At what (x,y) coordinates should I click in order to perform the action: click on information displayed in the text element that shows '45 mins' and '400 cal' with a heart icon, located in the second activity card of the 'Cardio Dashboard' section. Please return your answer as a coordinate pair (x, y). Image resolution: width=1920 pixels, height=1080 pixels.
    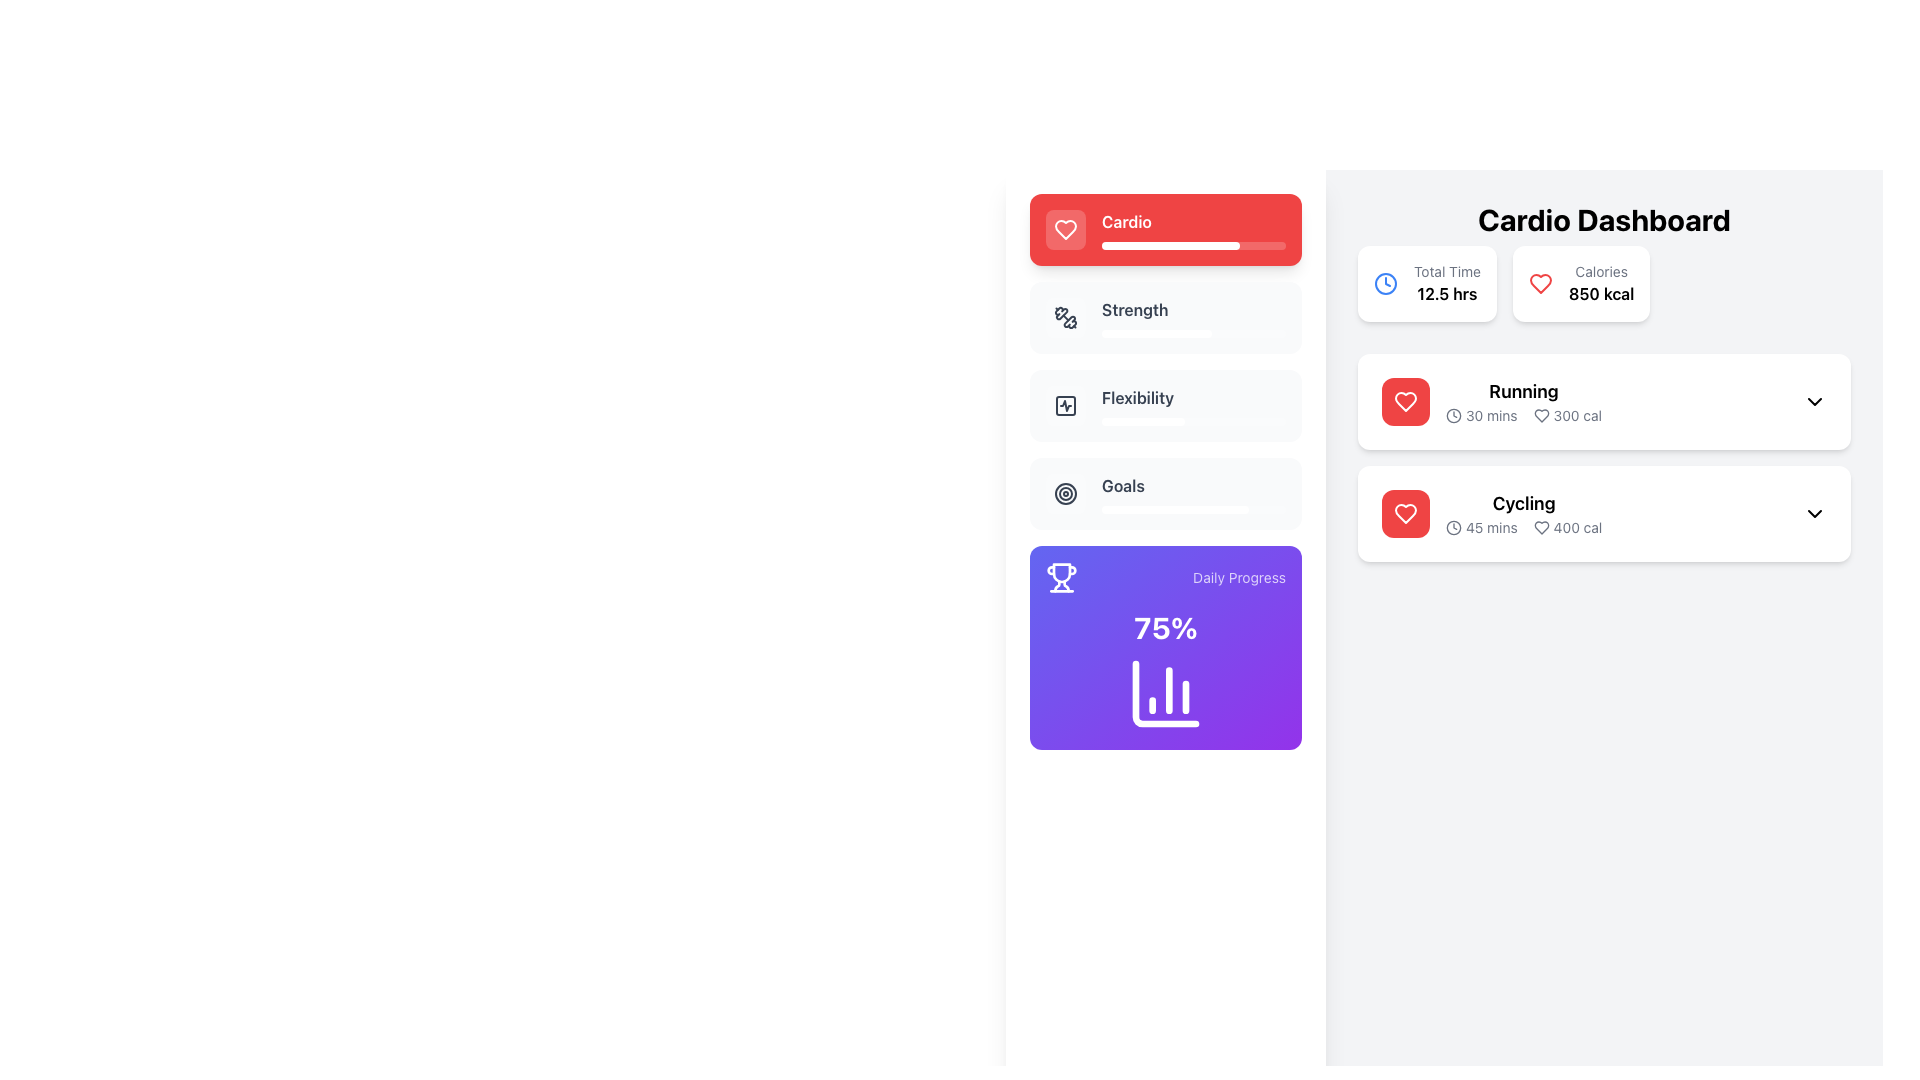
    Looking at the image, I should click on (1523, 527).